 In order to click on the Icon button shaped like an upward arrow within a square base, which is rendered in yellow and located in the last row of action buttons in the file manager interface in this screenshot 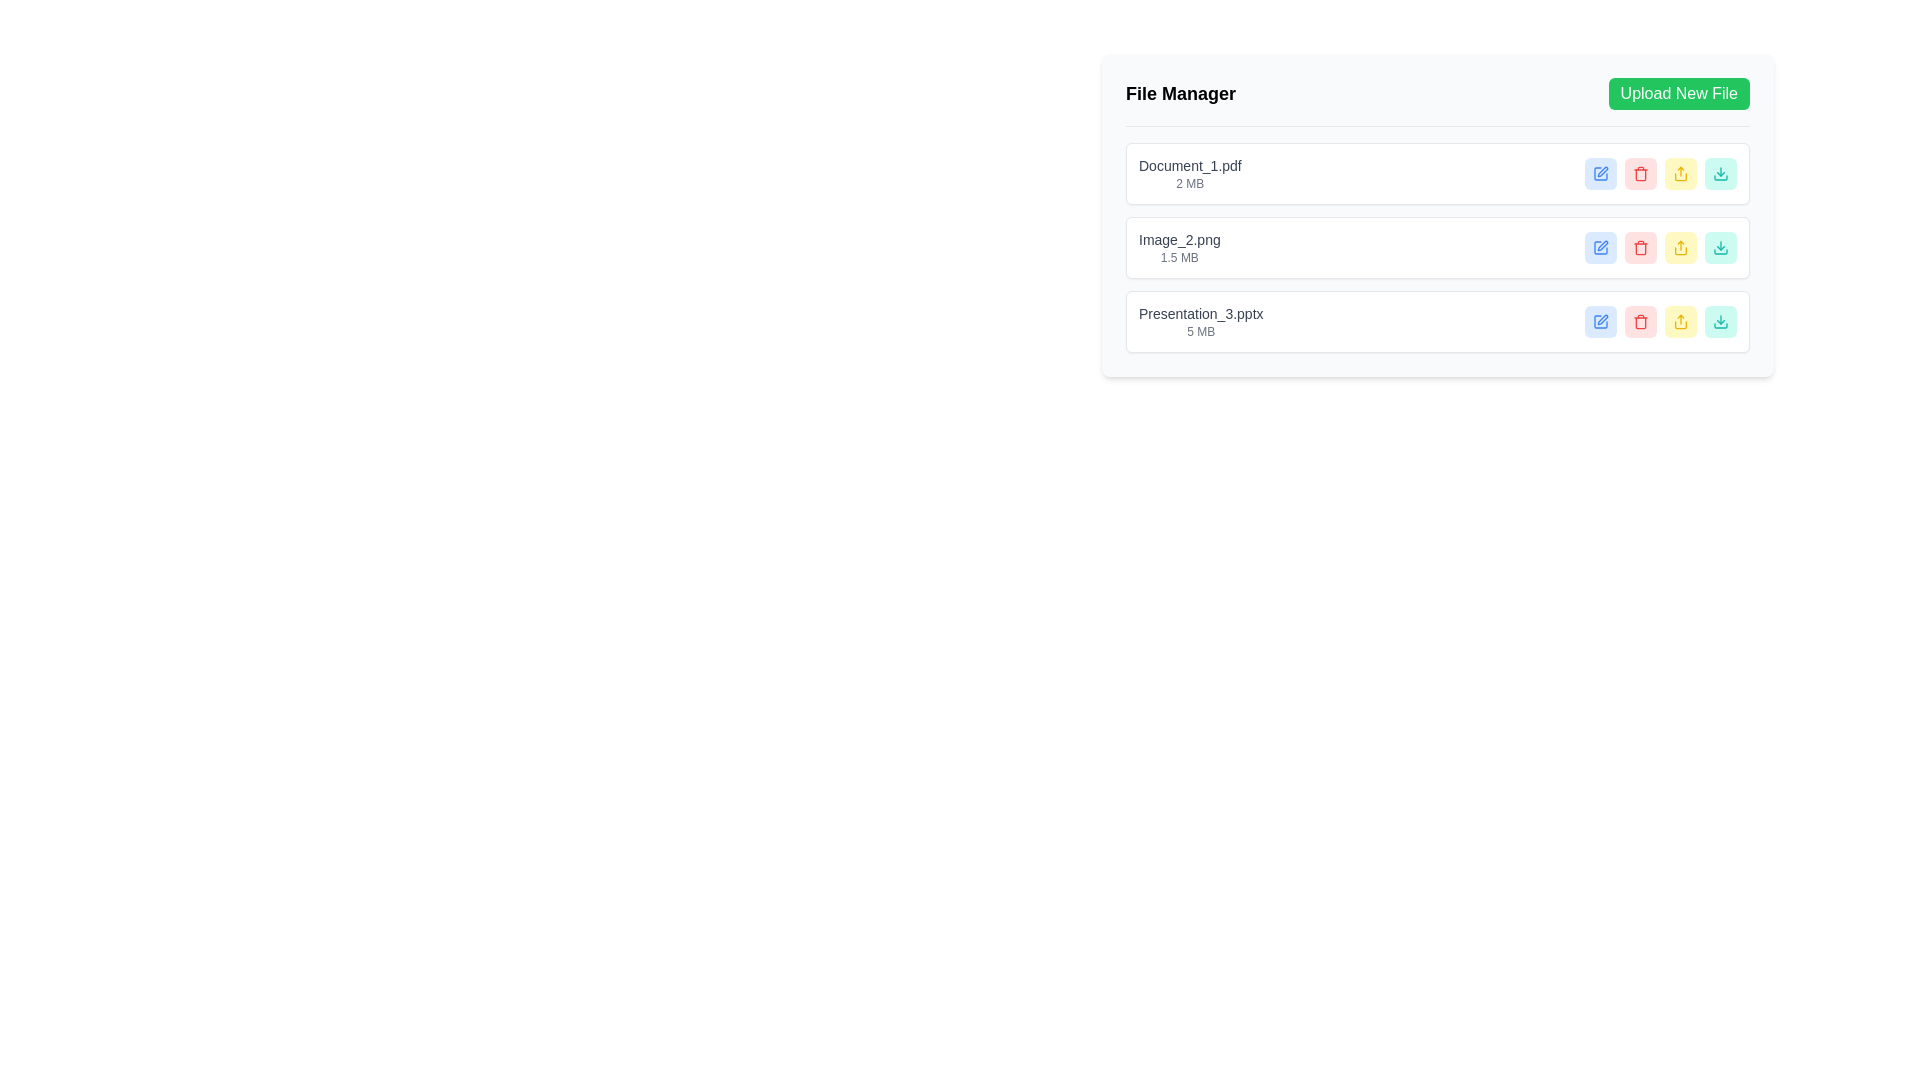, I will do `click(1680, 246)`.